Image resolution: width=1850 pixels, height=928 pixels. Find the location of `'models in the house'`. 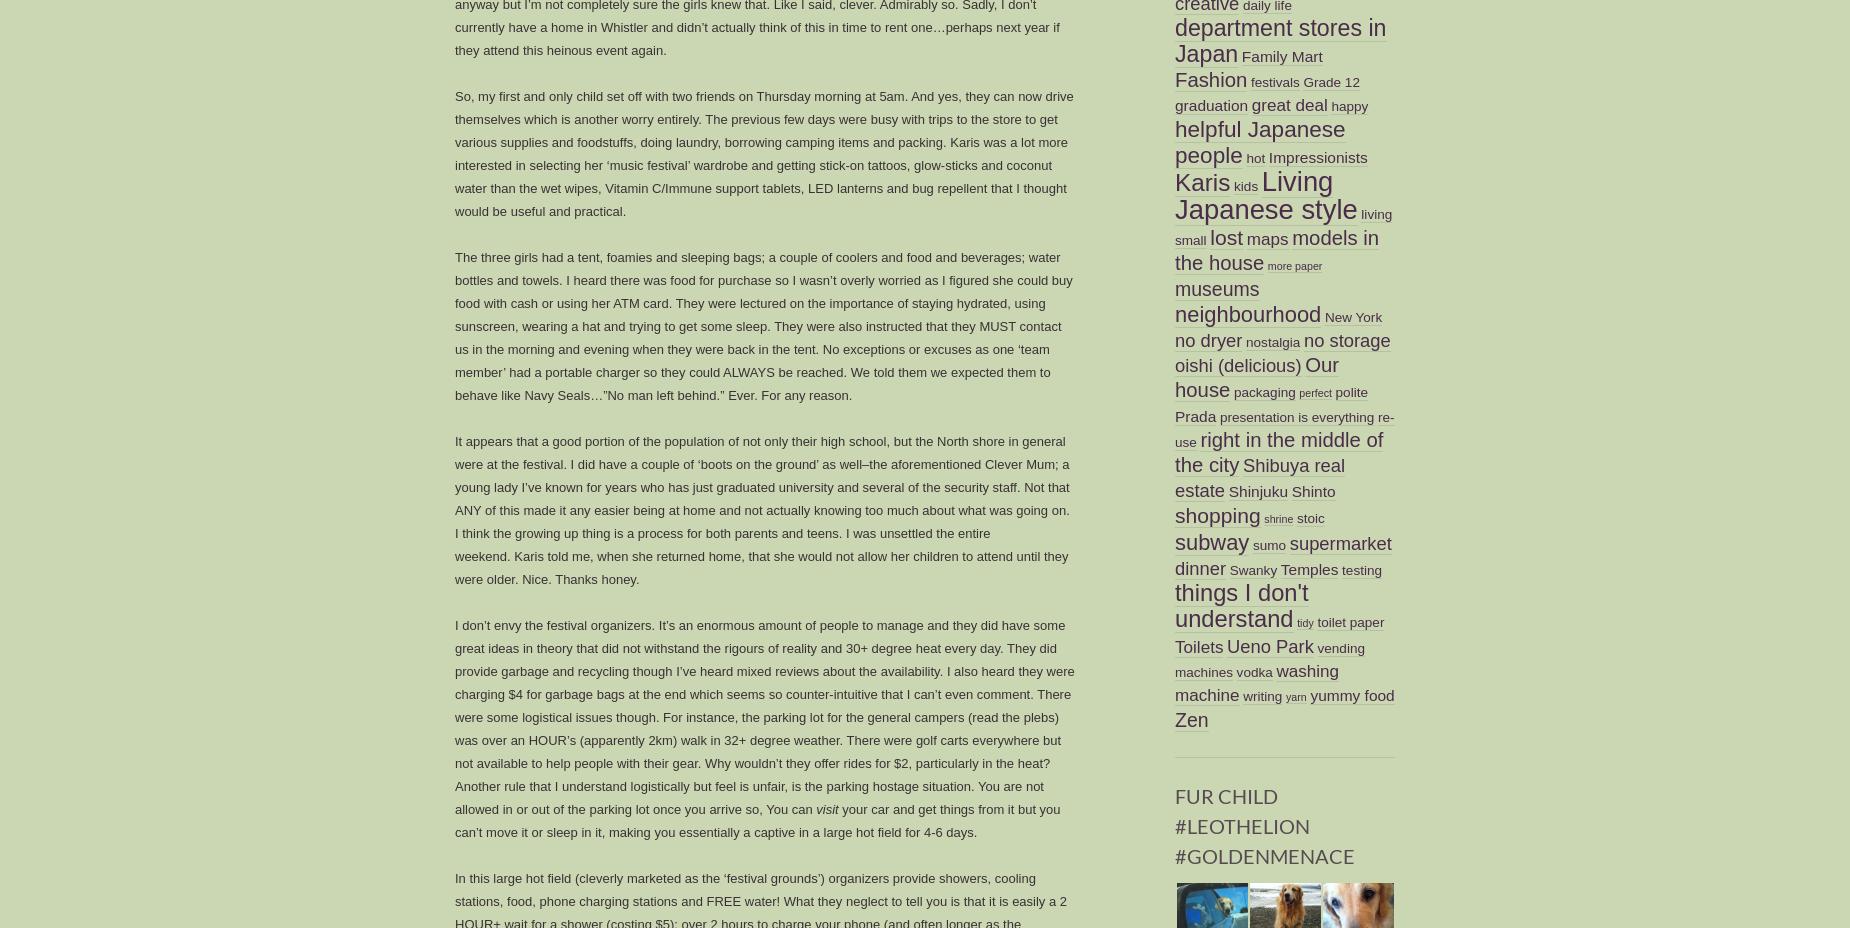

'models in the house' is located at coordinates (1276, 248).